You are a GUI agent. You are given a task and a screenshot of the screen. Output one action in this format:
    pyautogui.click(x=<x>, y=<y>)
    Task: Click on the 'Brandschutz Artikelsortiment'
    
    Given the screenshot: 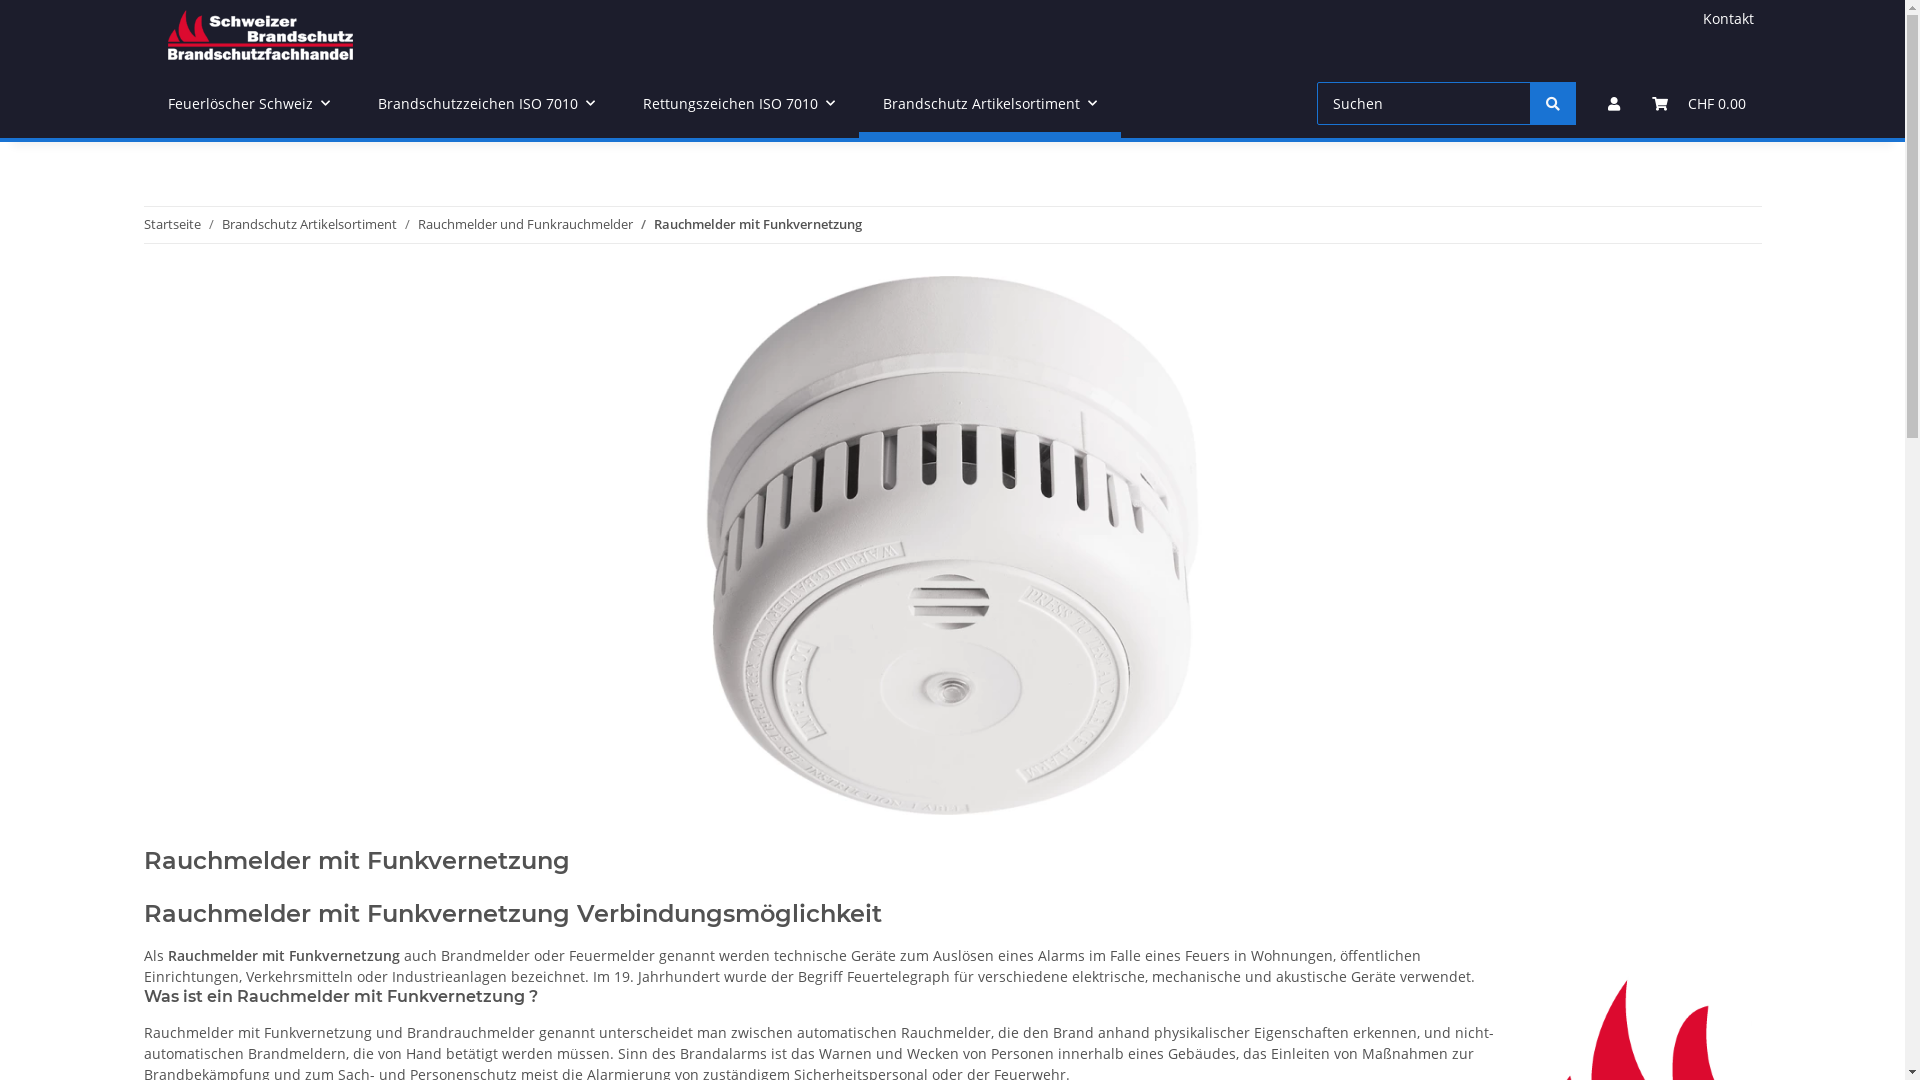 What is the action you would take?
    pyautogui.click(x=221, y=224)
    